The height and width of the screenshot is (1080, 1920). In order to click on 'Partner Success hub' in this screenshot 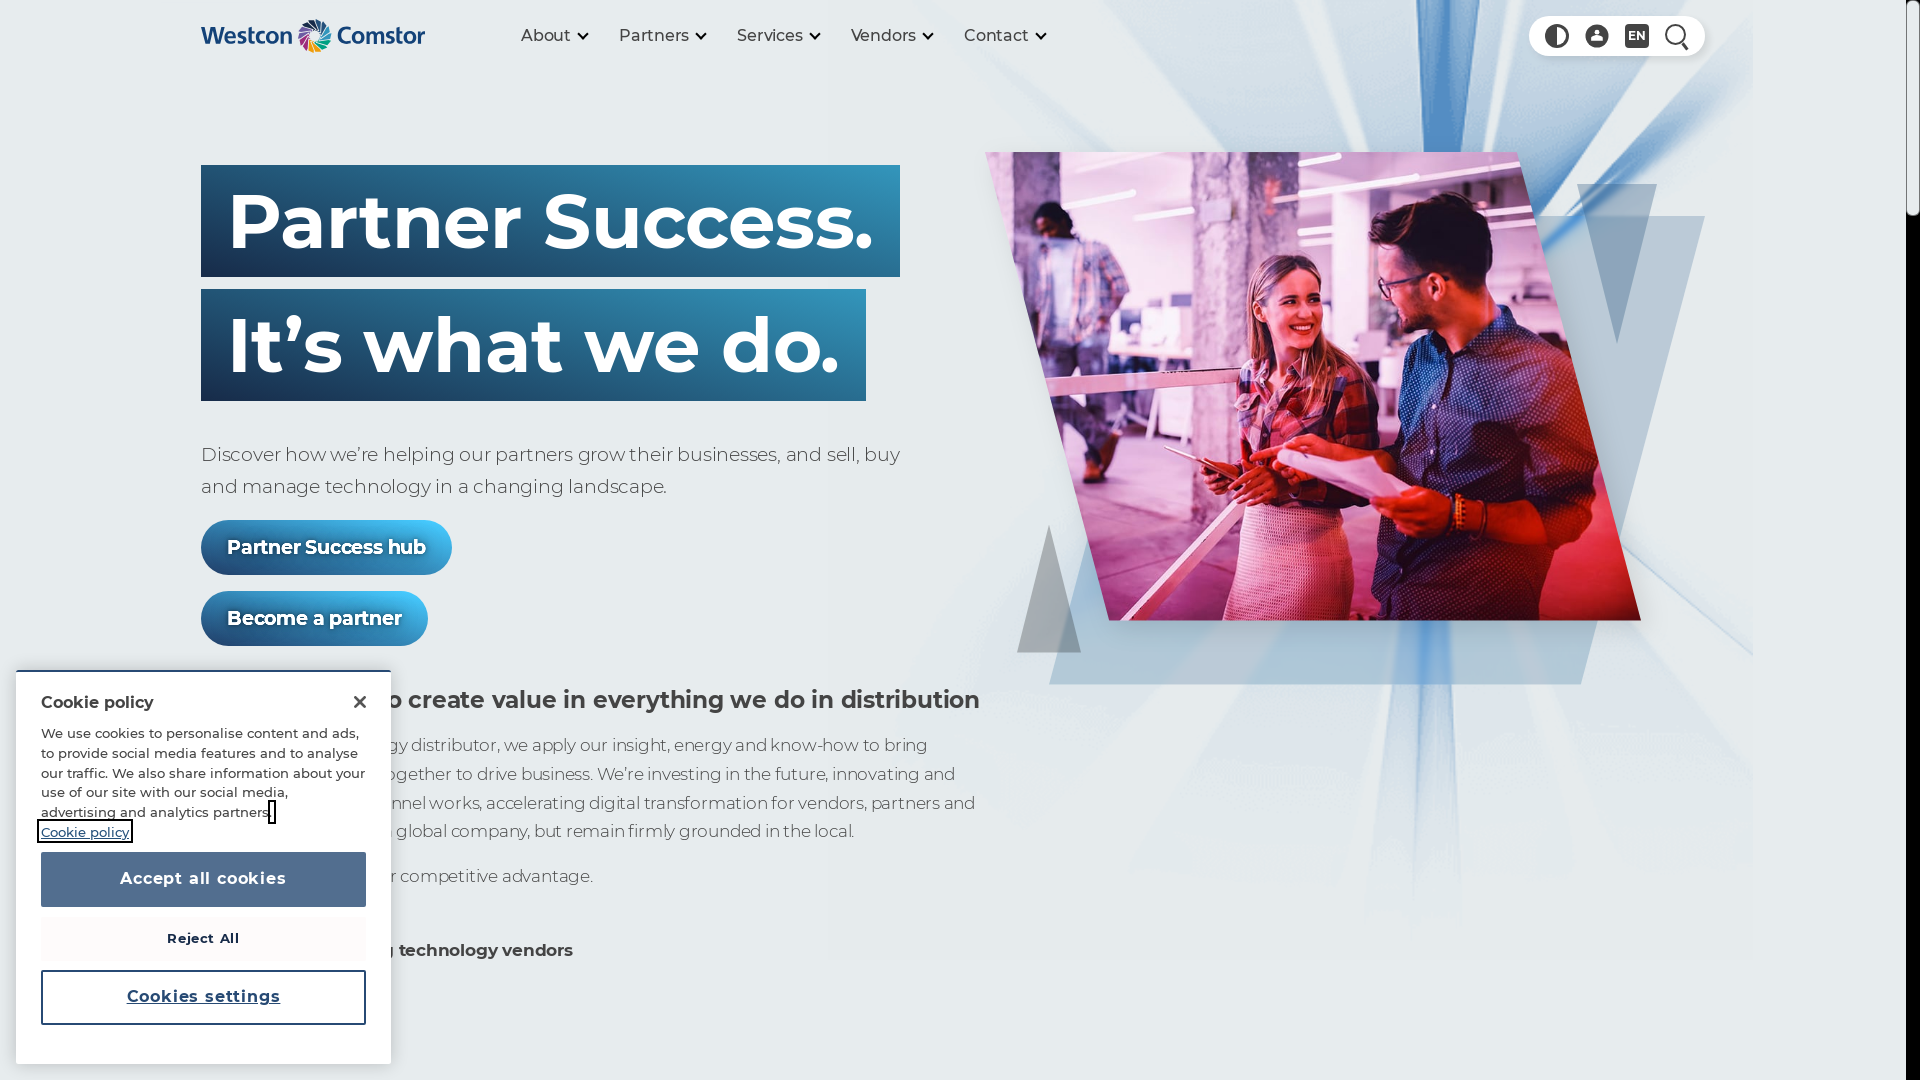, I will do `click(326, 547)`.